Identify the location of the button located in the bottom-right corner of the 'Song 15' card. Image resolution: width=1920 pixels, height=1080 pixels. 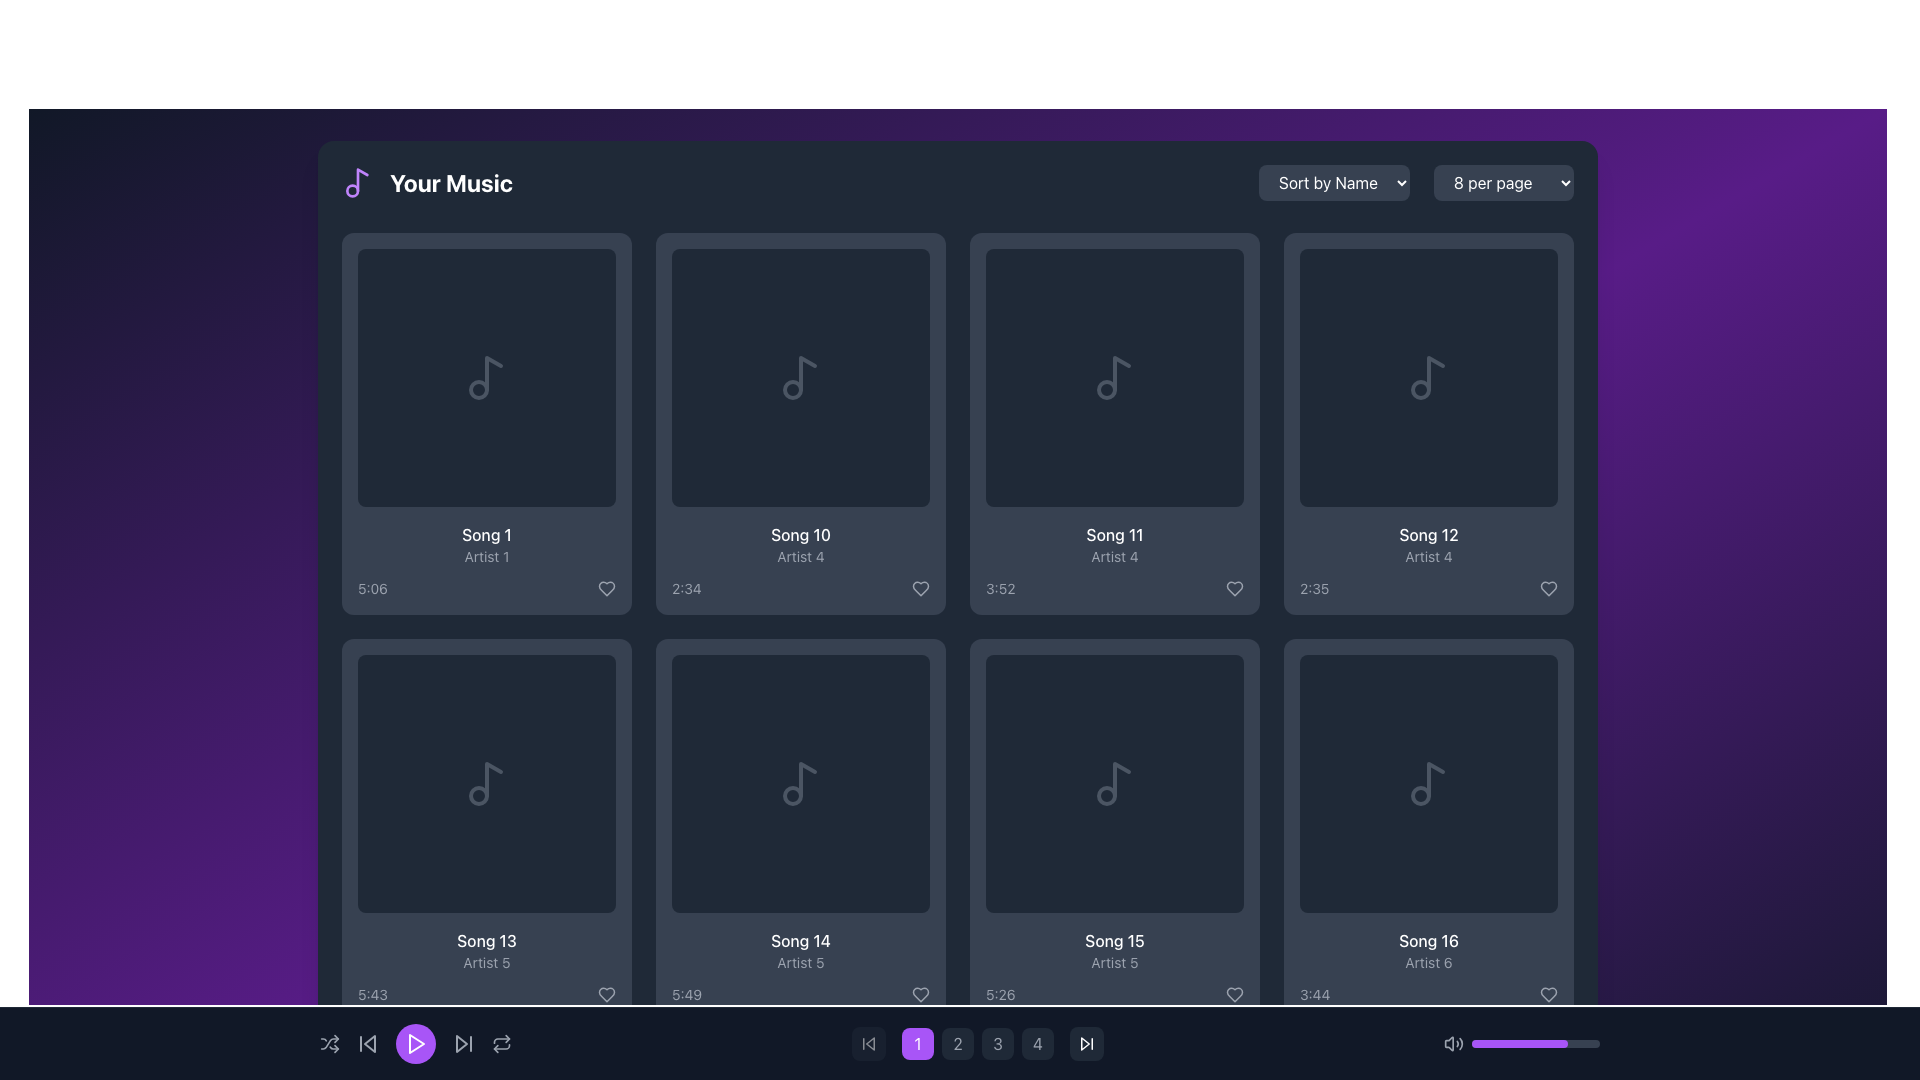
(1233, 995).